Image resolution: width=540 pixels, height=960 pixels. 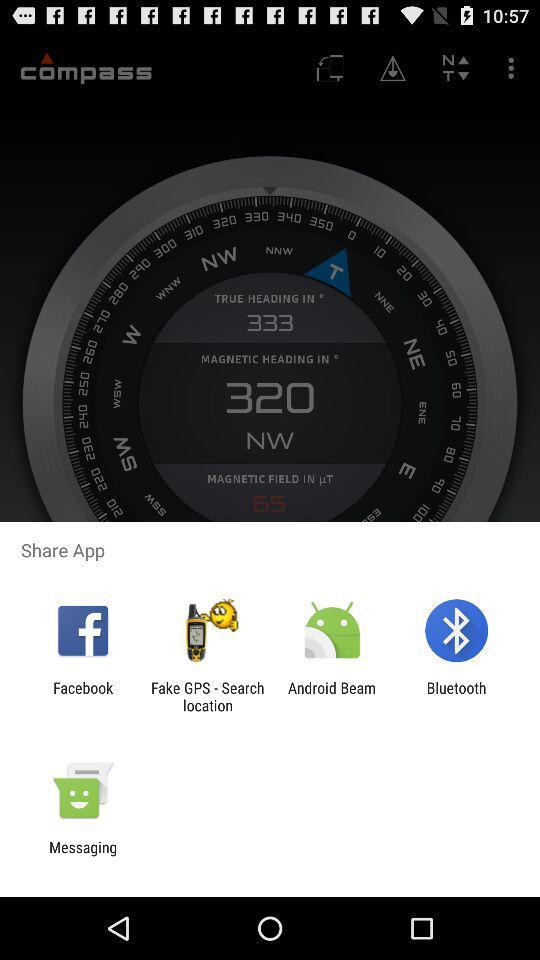 I want to click on messaging, so click(x=82, y=855).